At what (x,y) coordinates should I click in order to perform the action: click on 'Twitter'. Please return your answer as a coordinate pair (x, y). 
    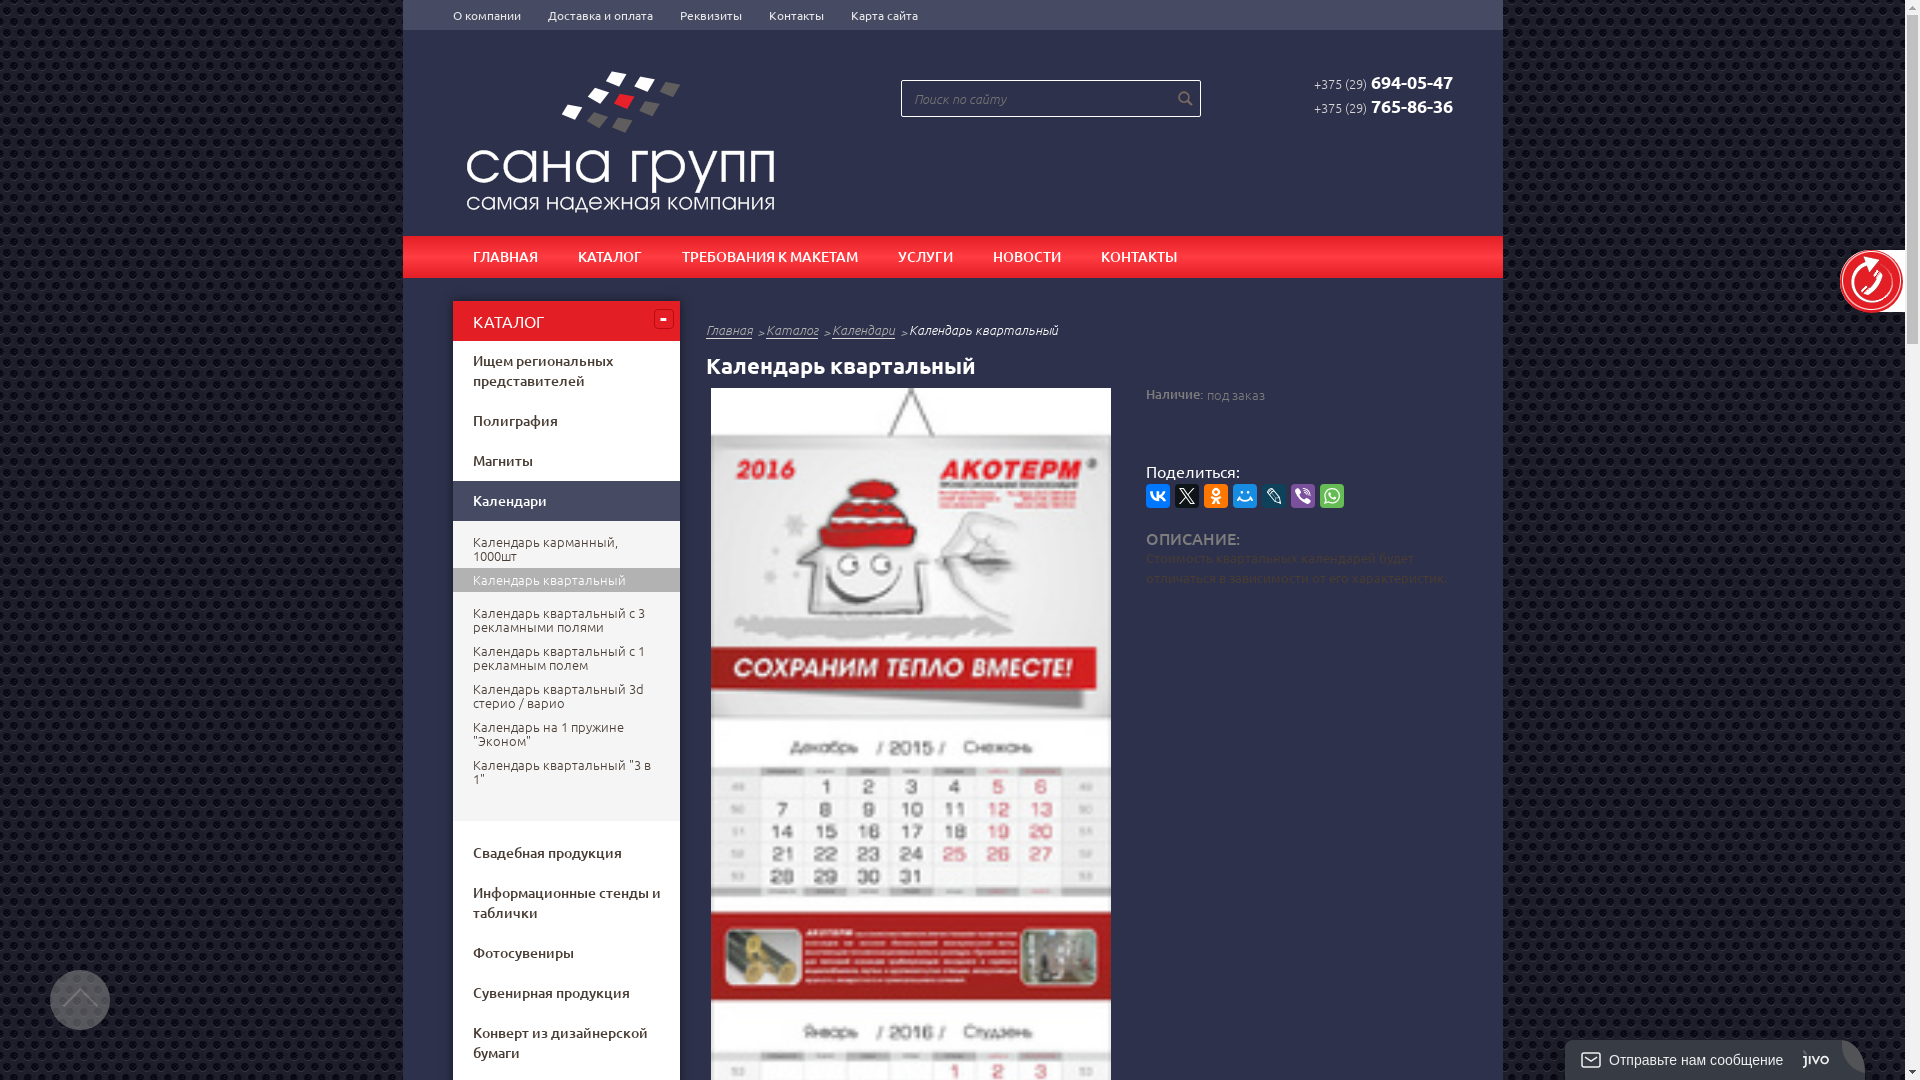
    Looking at the image, I should click on (1185, 495).